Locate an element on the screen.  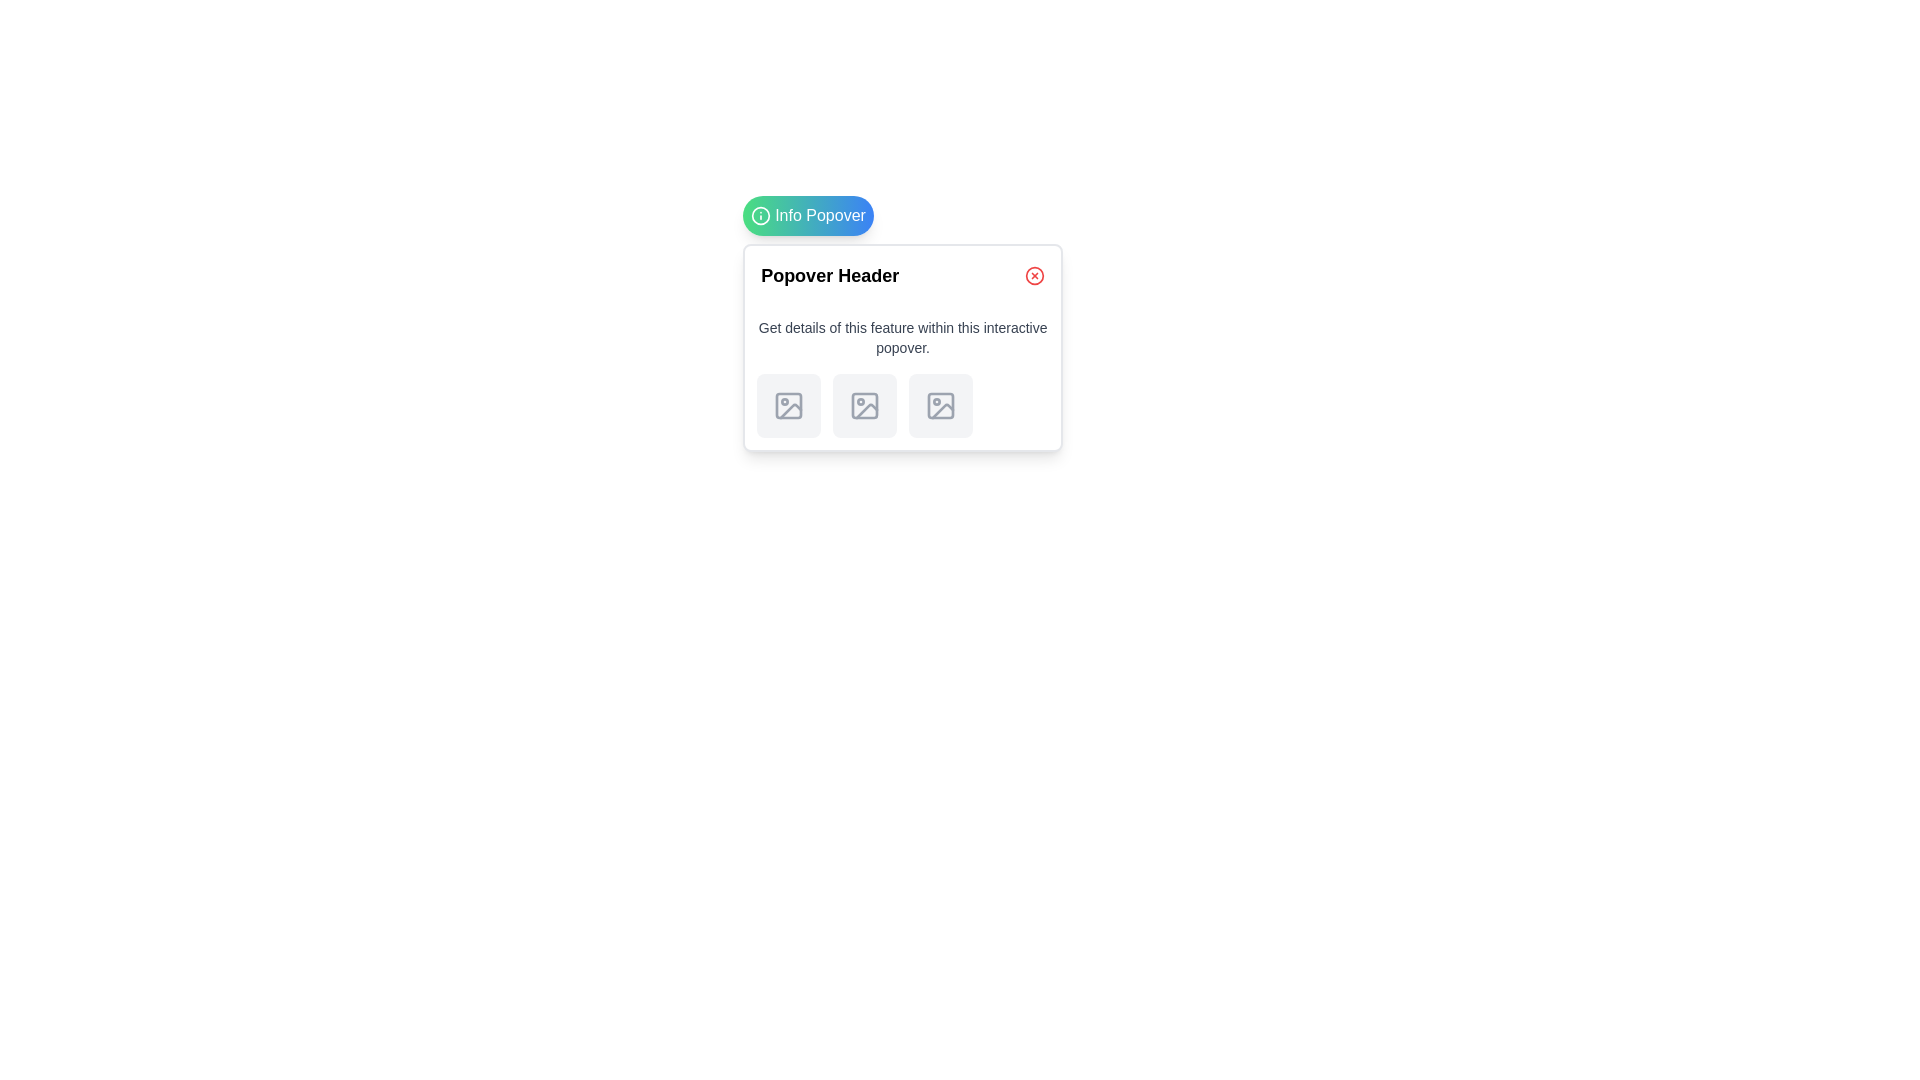
the icon representing an image or photograph located as the second icon from the left in a horizontal sequence below the 'Popover Header' text to interact with its associated functionality is located at coordinates (867, 410).